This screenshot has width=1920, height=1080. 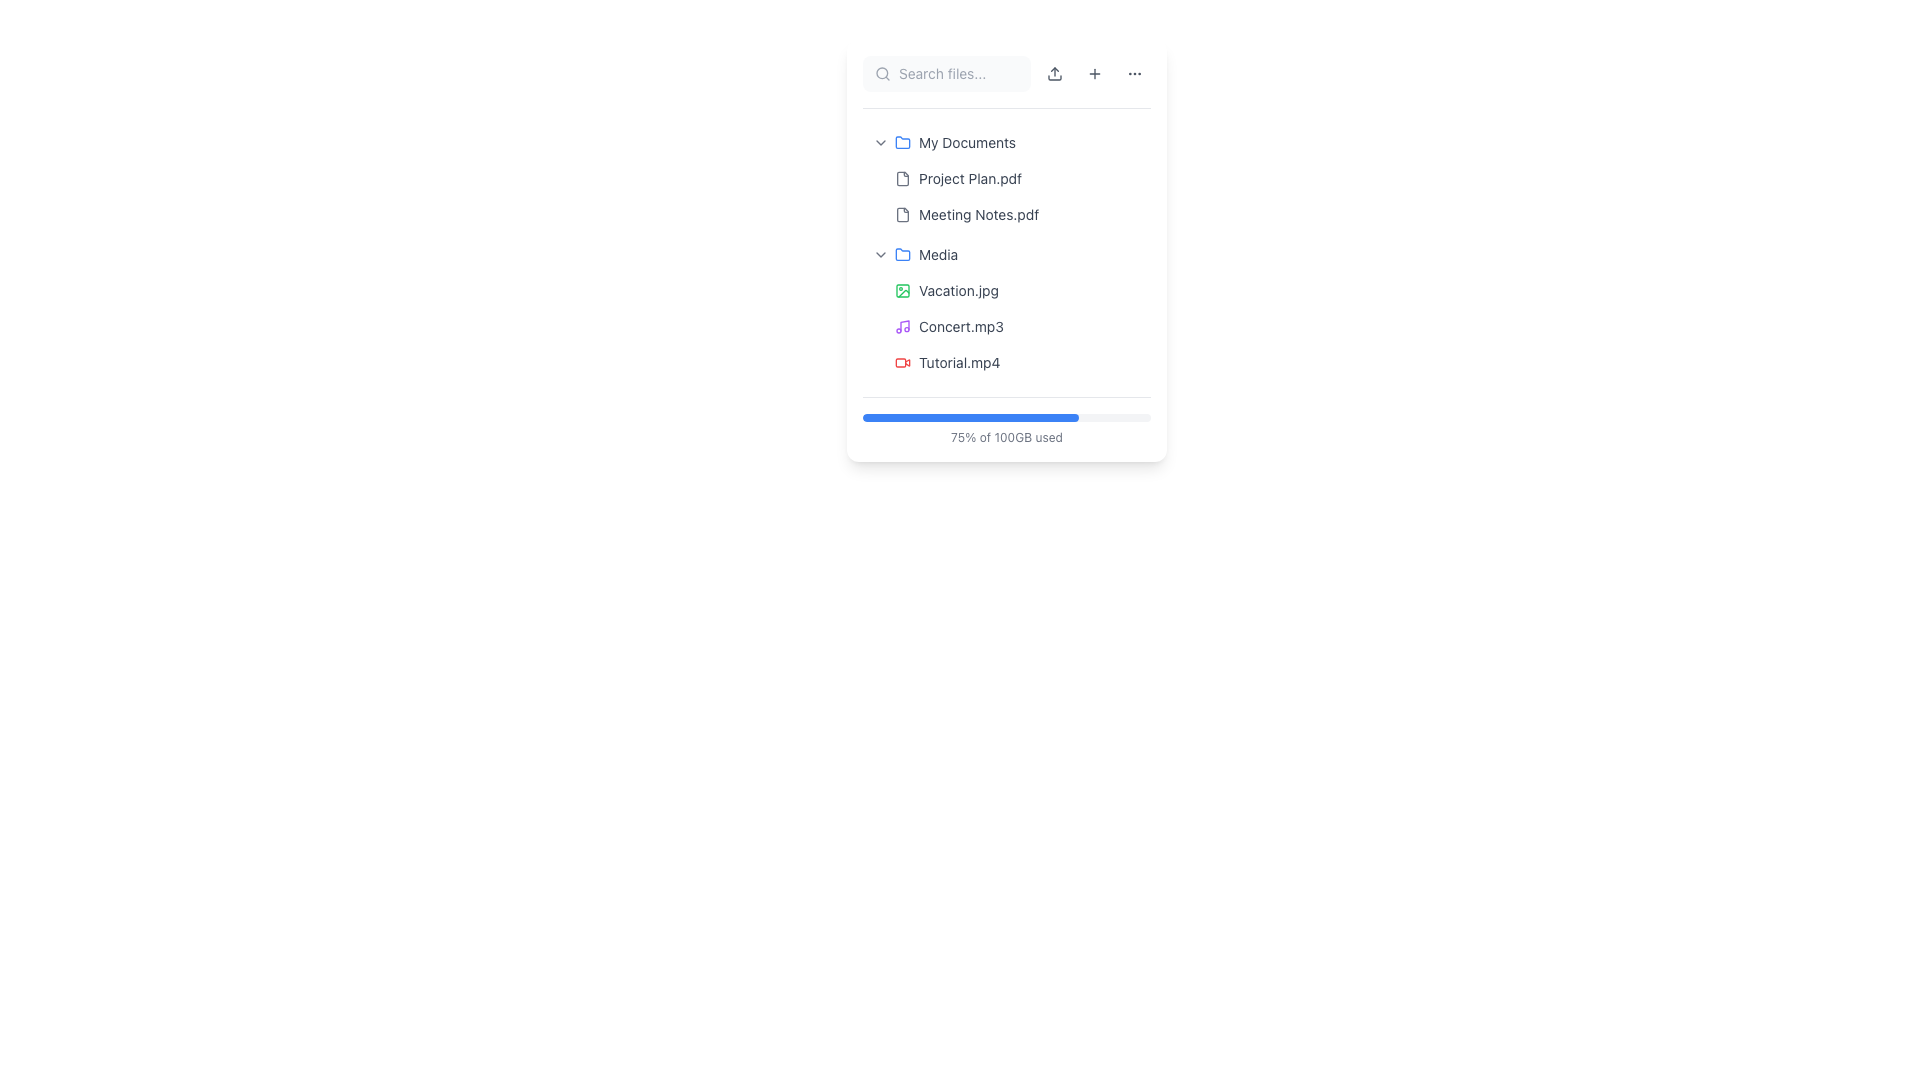 I want to click on the interactive icon for the dropdown or collapsible list, so click(x=880, y=253).